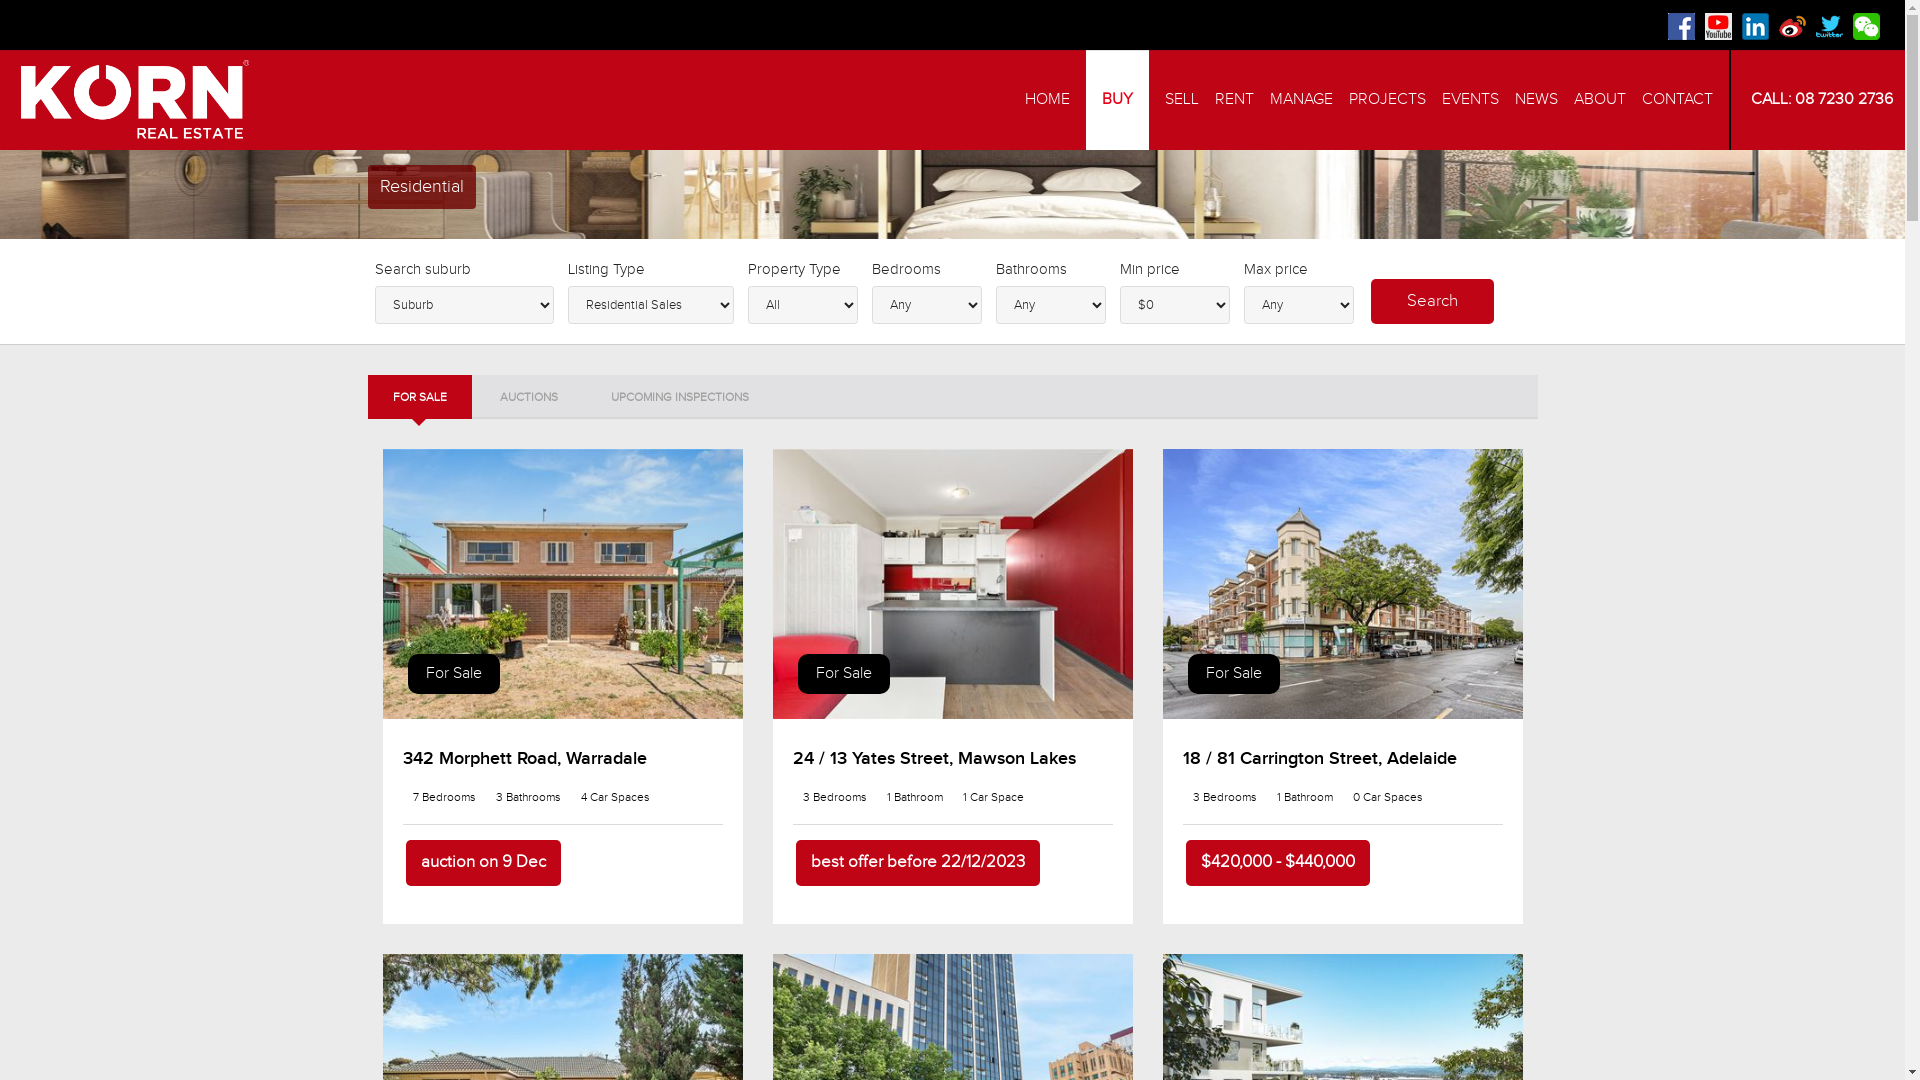  Describe the element at coordinates (584, 397) in the screenshot. I see `'UPCOMING INSPECTIONS'` at that location.